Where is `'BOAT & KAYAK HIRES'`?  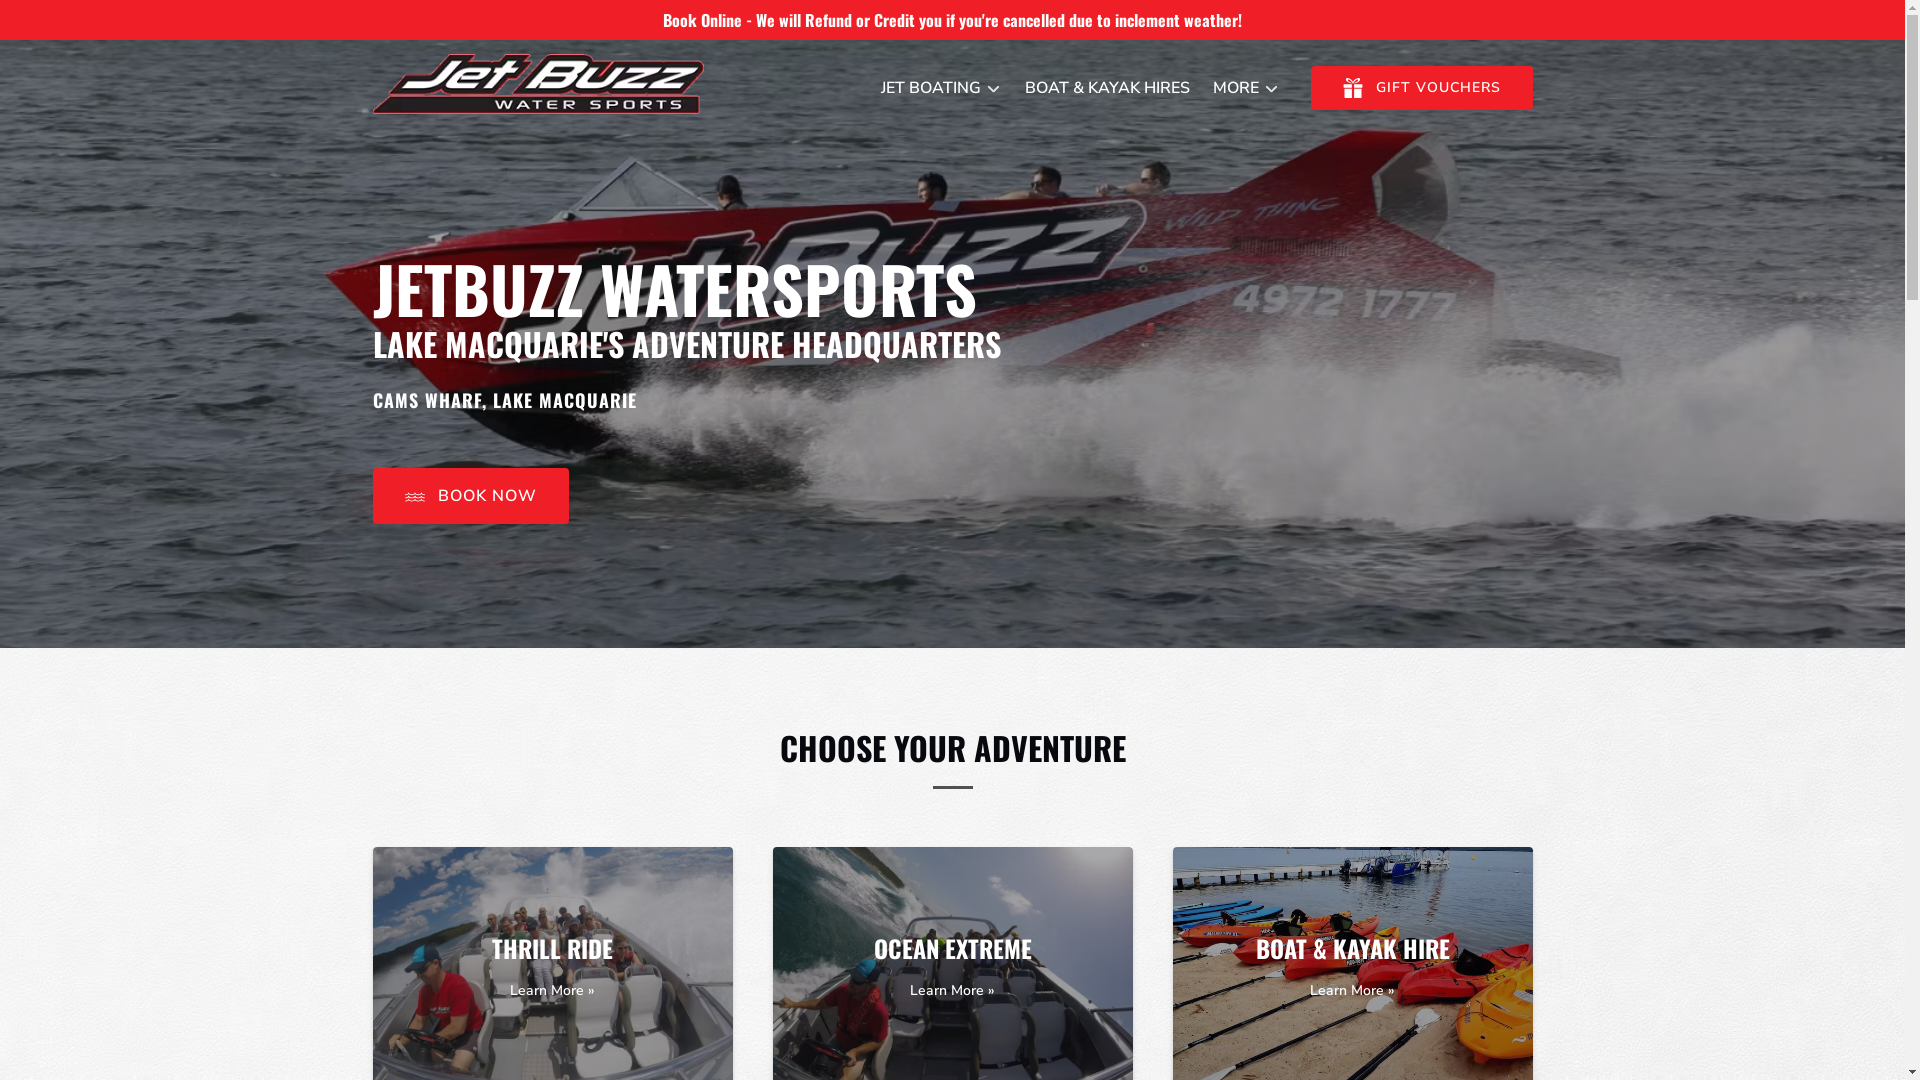
'BOAT & KAYAK HIRES' is located at coordinates (1105, 87).